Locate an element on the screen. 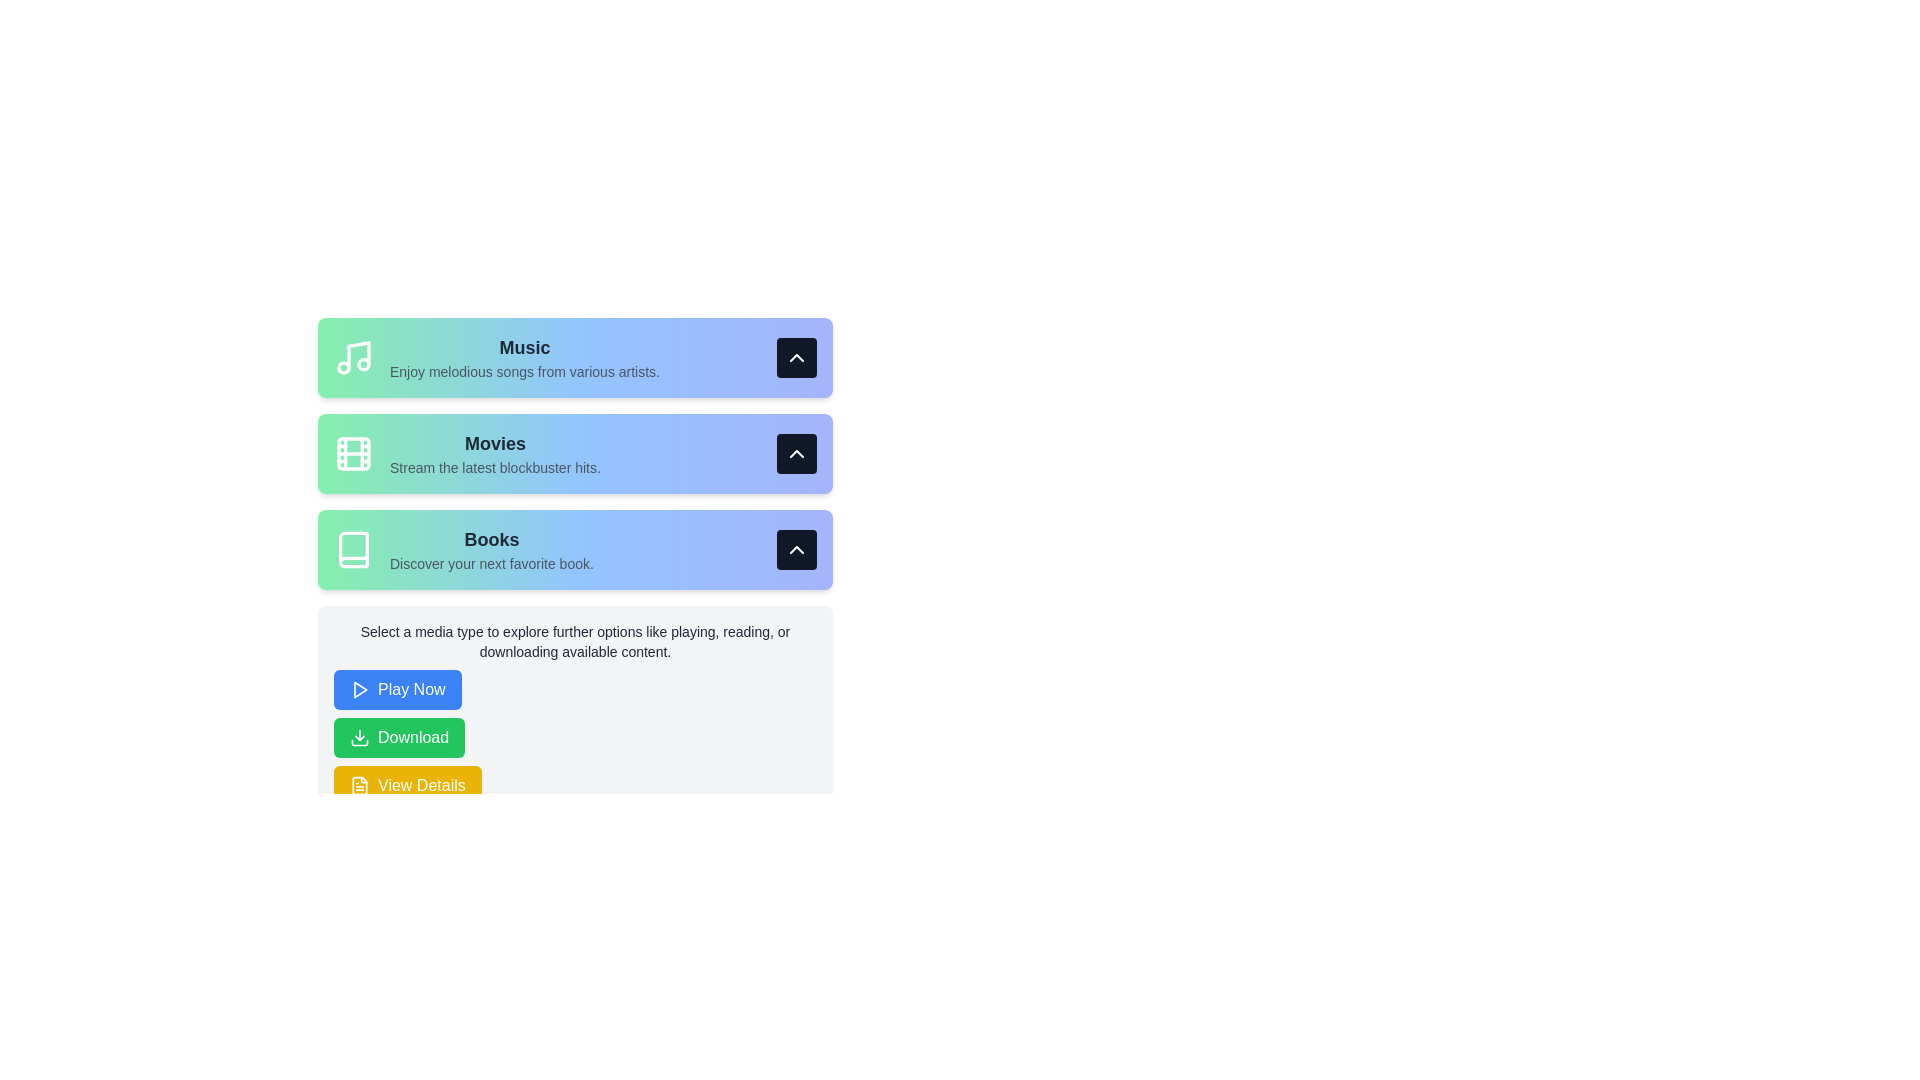 The height and width of the screenshot is (1080, 1920). the third clickable section related to books, located between the 'Movies' section and a descriptive paragraph is located at coordinates (574, 550).